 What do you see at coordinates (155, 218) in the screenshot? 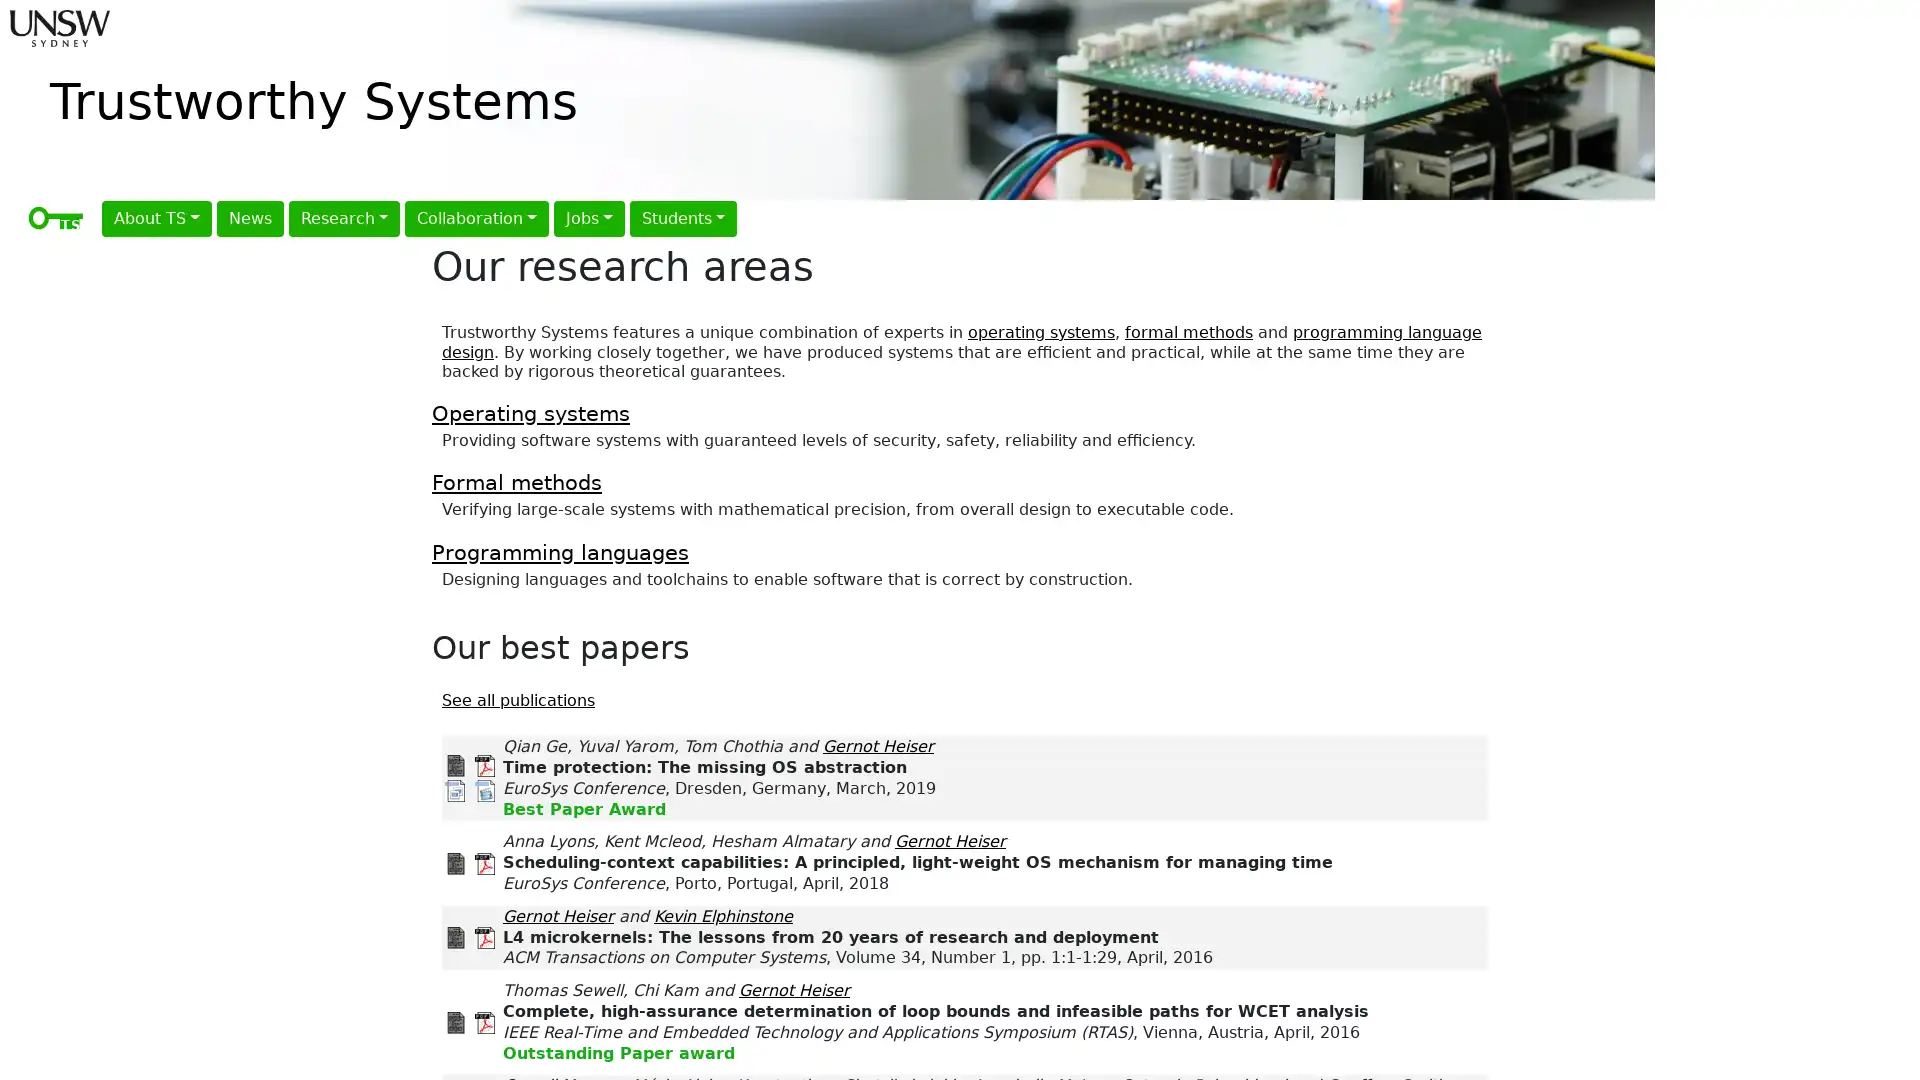
I see `About TS` at bounding box center [155, 218].